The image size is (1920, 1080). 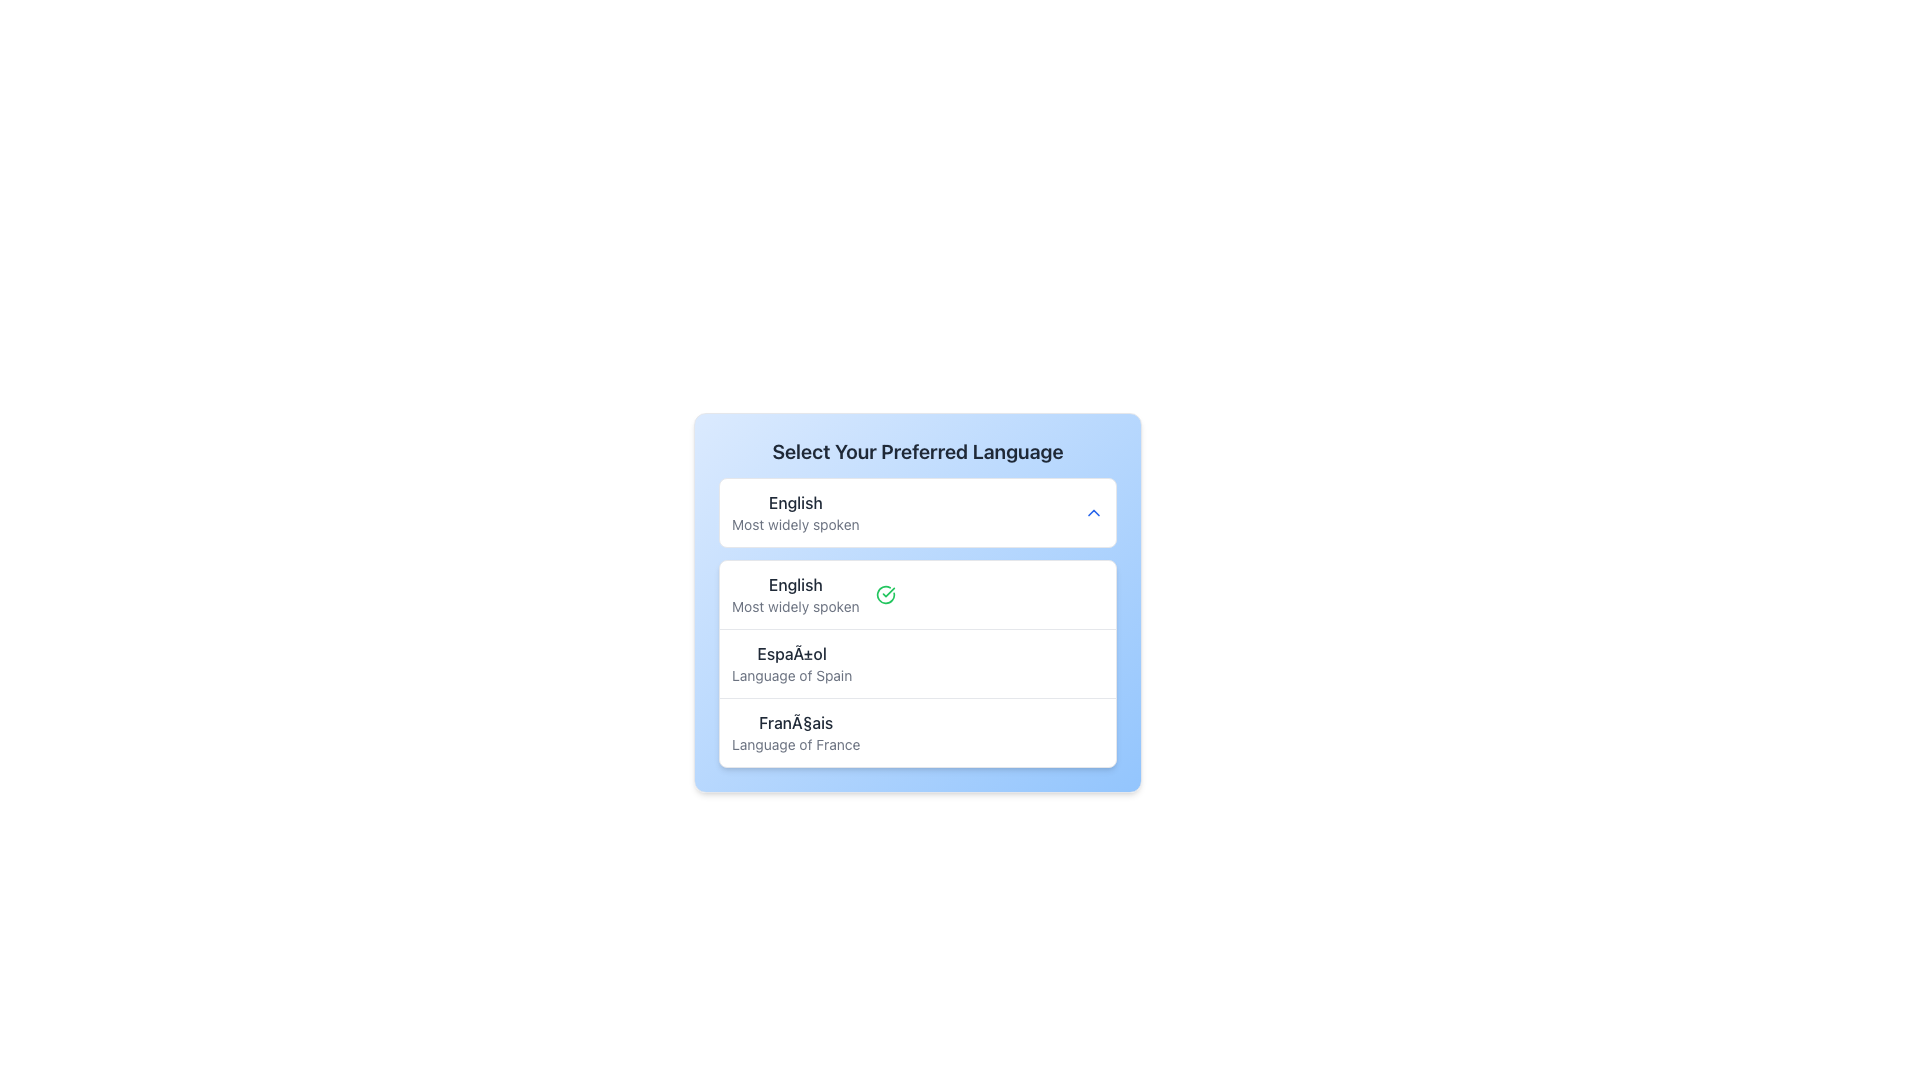 I want to click on the text label that displays 'Most widely spoken', which is positioned below the title 'English' in a smaller gray font, near the top of a dropdown component, so click(x=794, y=523).